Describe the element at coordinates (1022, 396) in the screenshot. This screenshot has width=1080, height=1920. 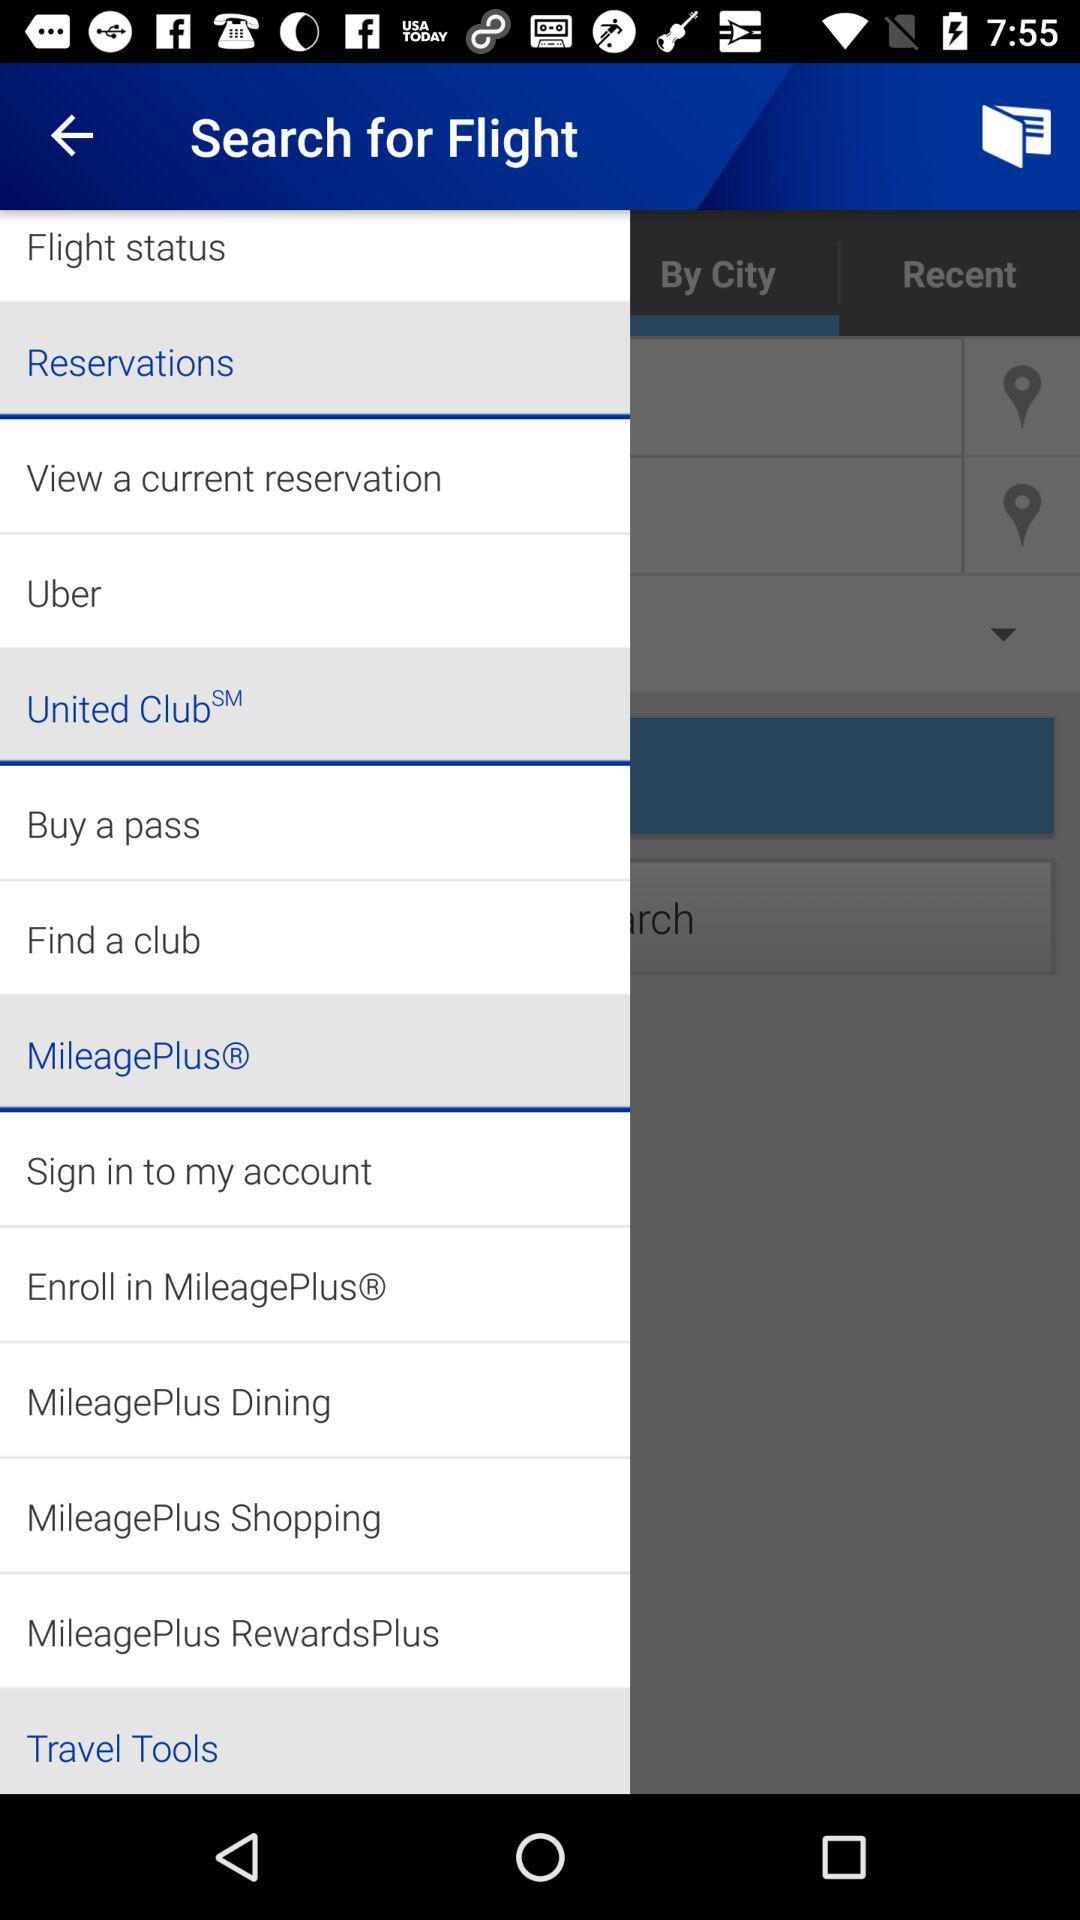
I see `the location icon` at that location.